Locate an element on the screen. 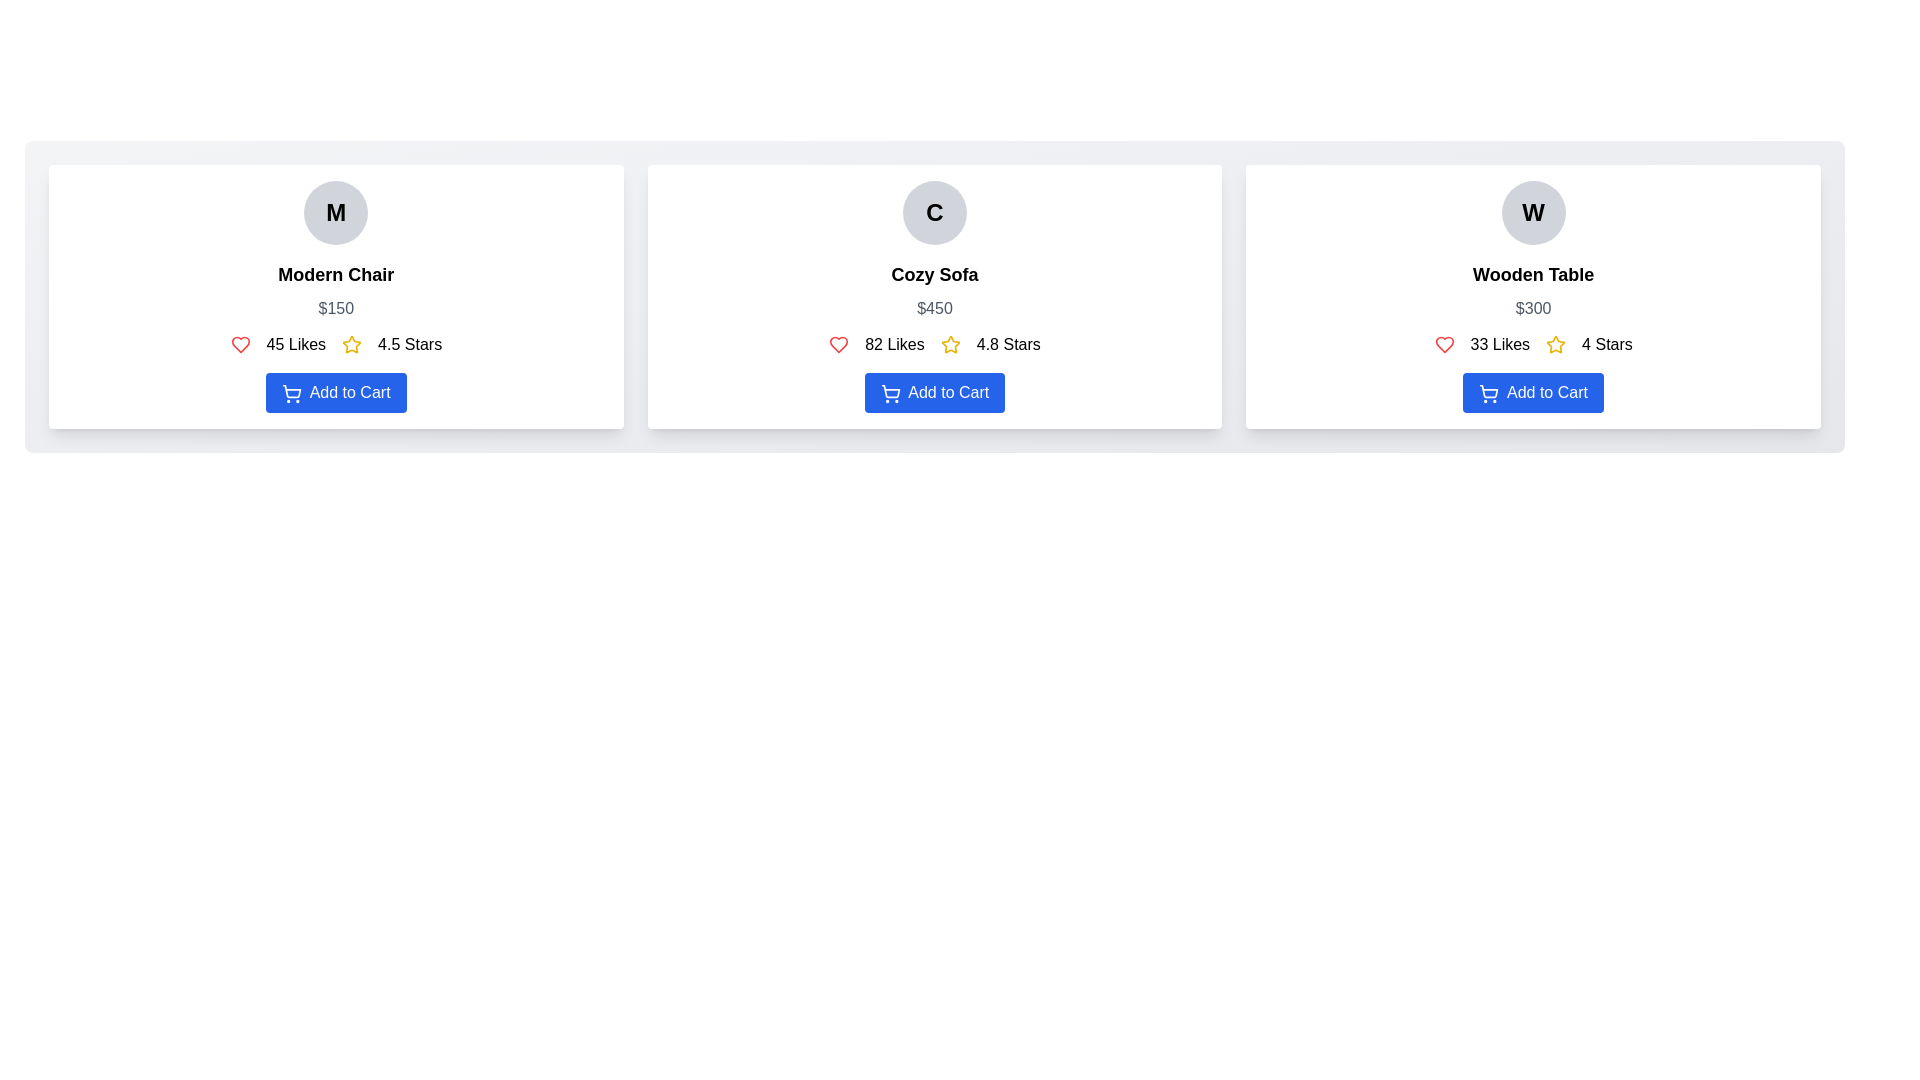 The height and width of the screenshot is (1080, 1920). the '4.5 Stars' rating display text, which is styled in black and positioned adjacent to a yellow star icon, located within the lower section of the 'Modern Chair' product card is located at coordinates (409, 343).